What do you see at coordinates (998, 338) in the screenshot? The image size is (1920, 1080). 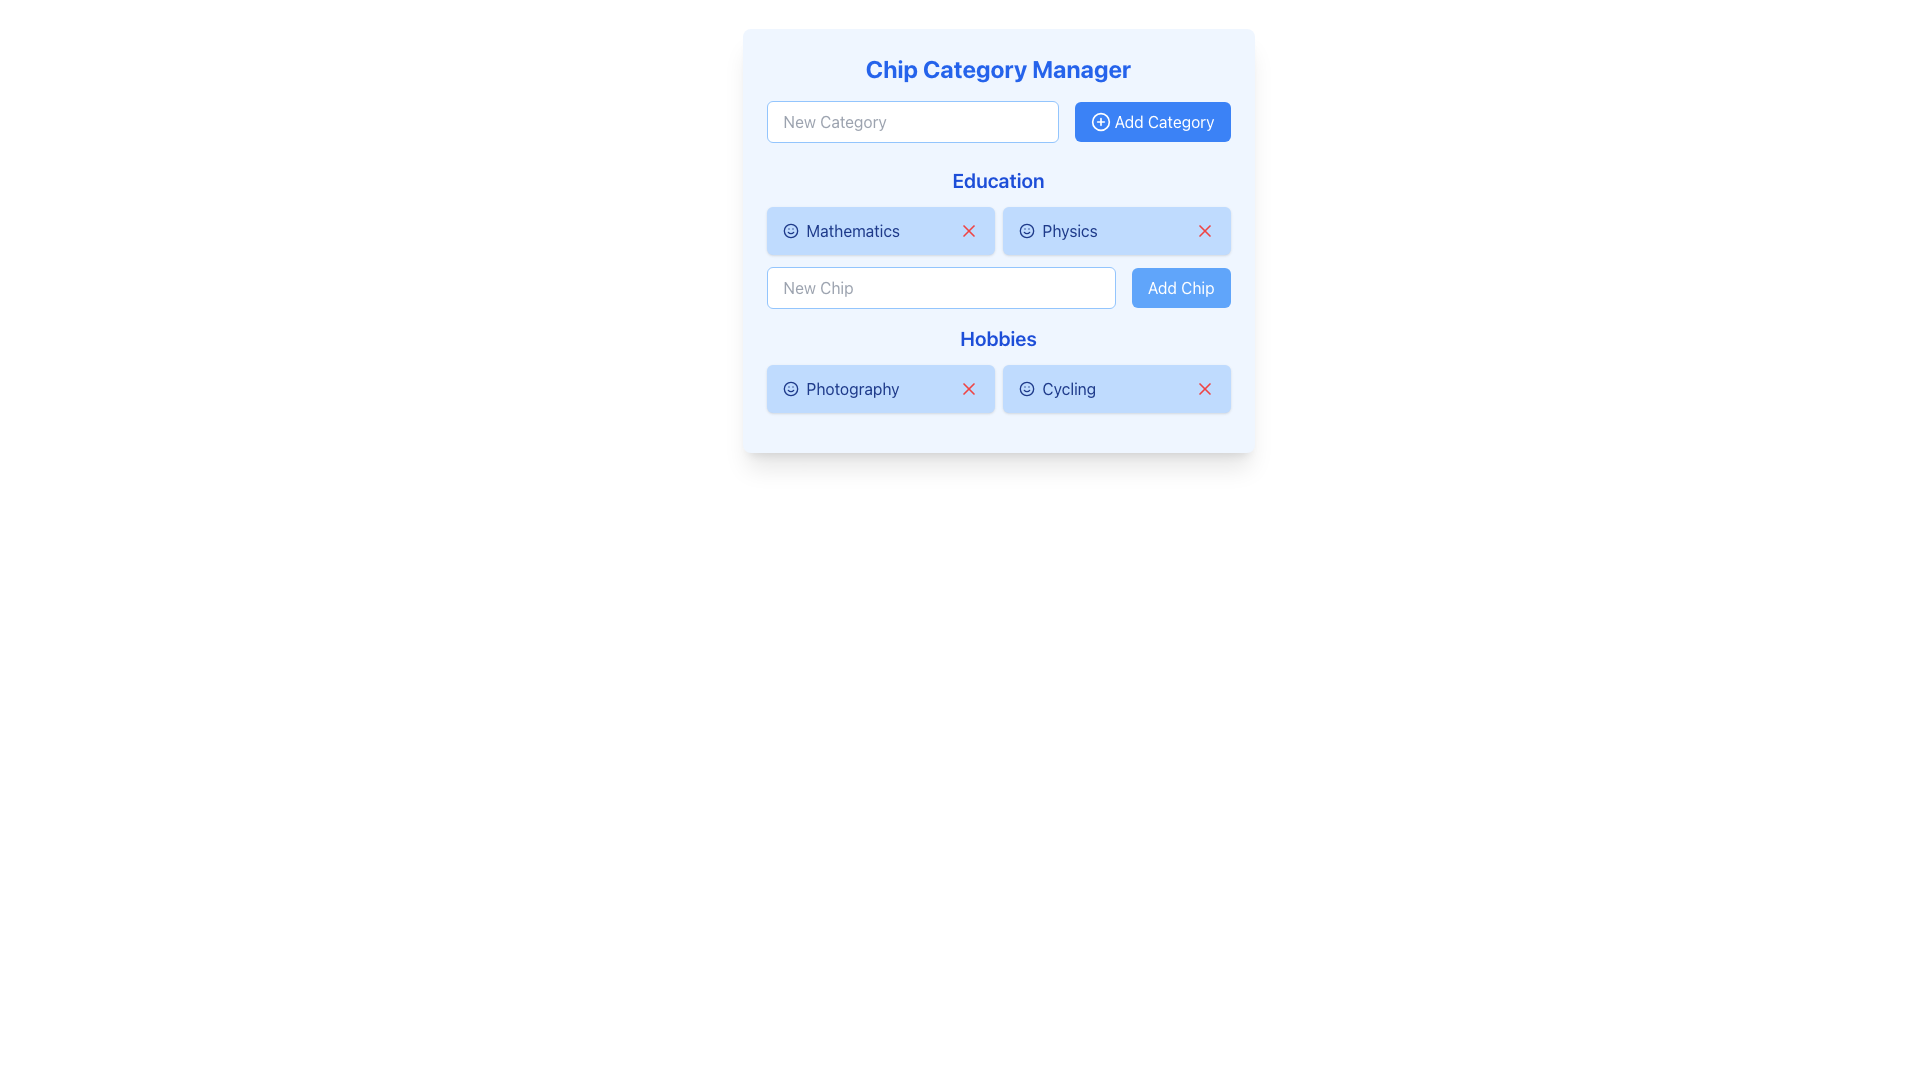 I see `the Text Label that categorizes the options under 'Hobbies', positioned between a text input field and selection buttons above, and selectable options like 'Photography' and 'Cycling' below` at bounding box center [998, 338].